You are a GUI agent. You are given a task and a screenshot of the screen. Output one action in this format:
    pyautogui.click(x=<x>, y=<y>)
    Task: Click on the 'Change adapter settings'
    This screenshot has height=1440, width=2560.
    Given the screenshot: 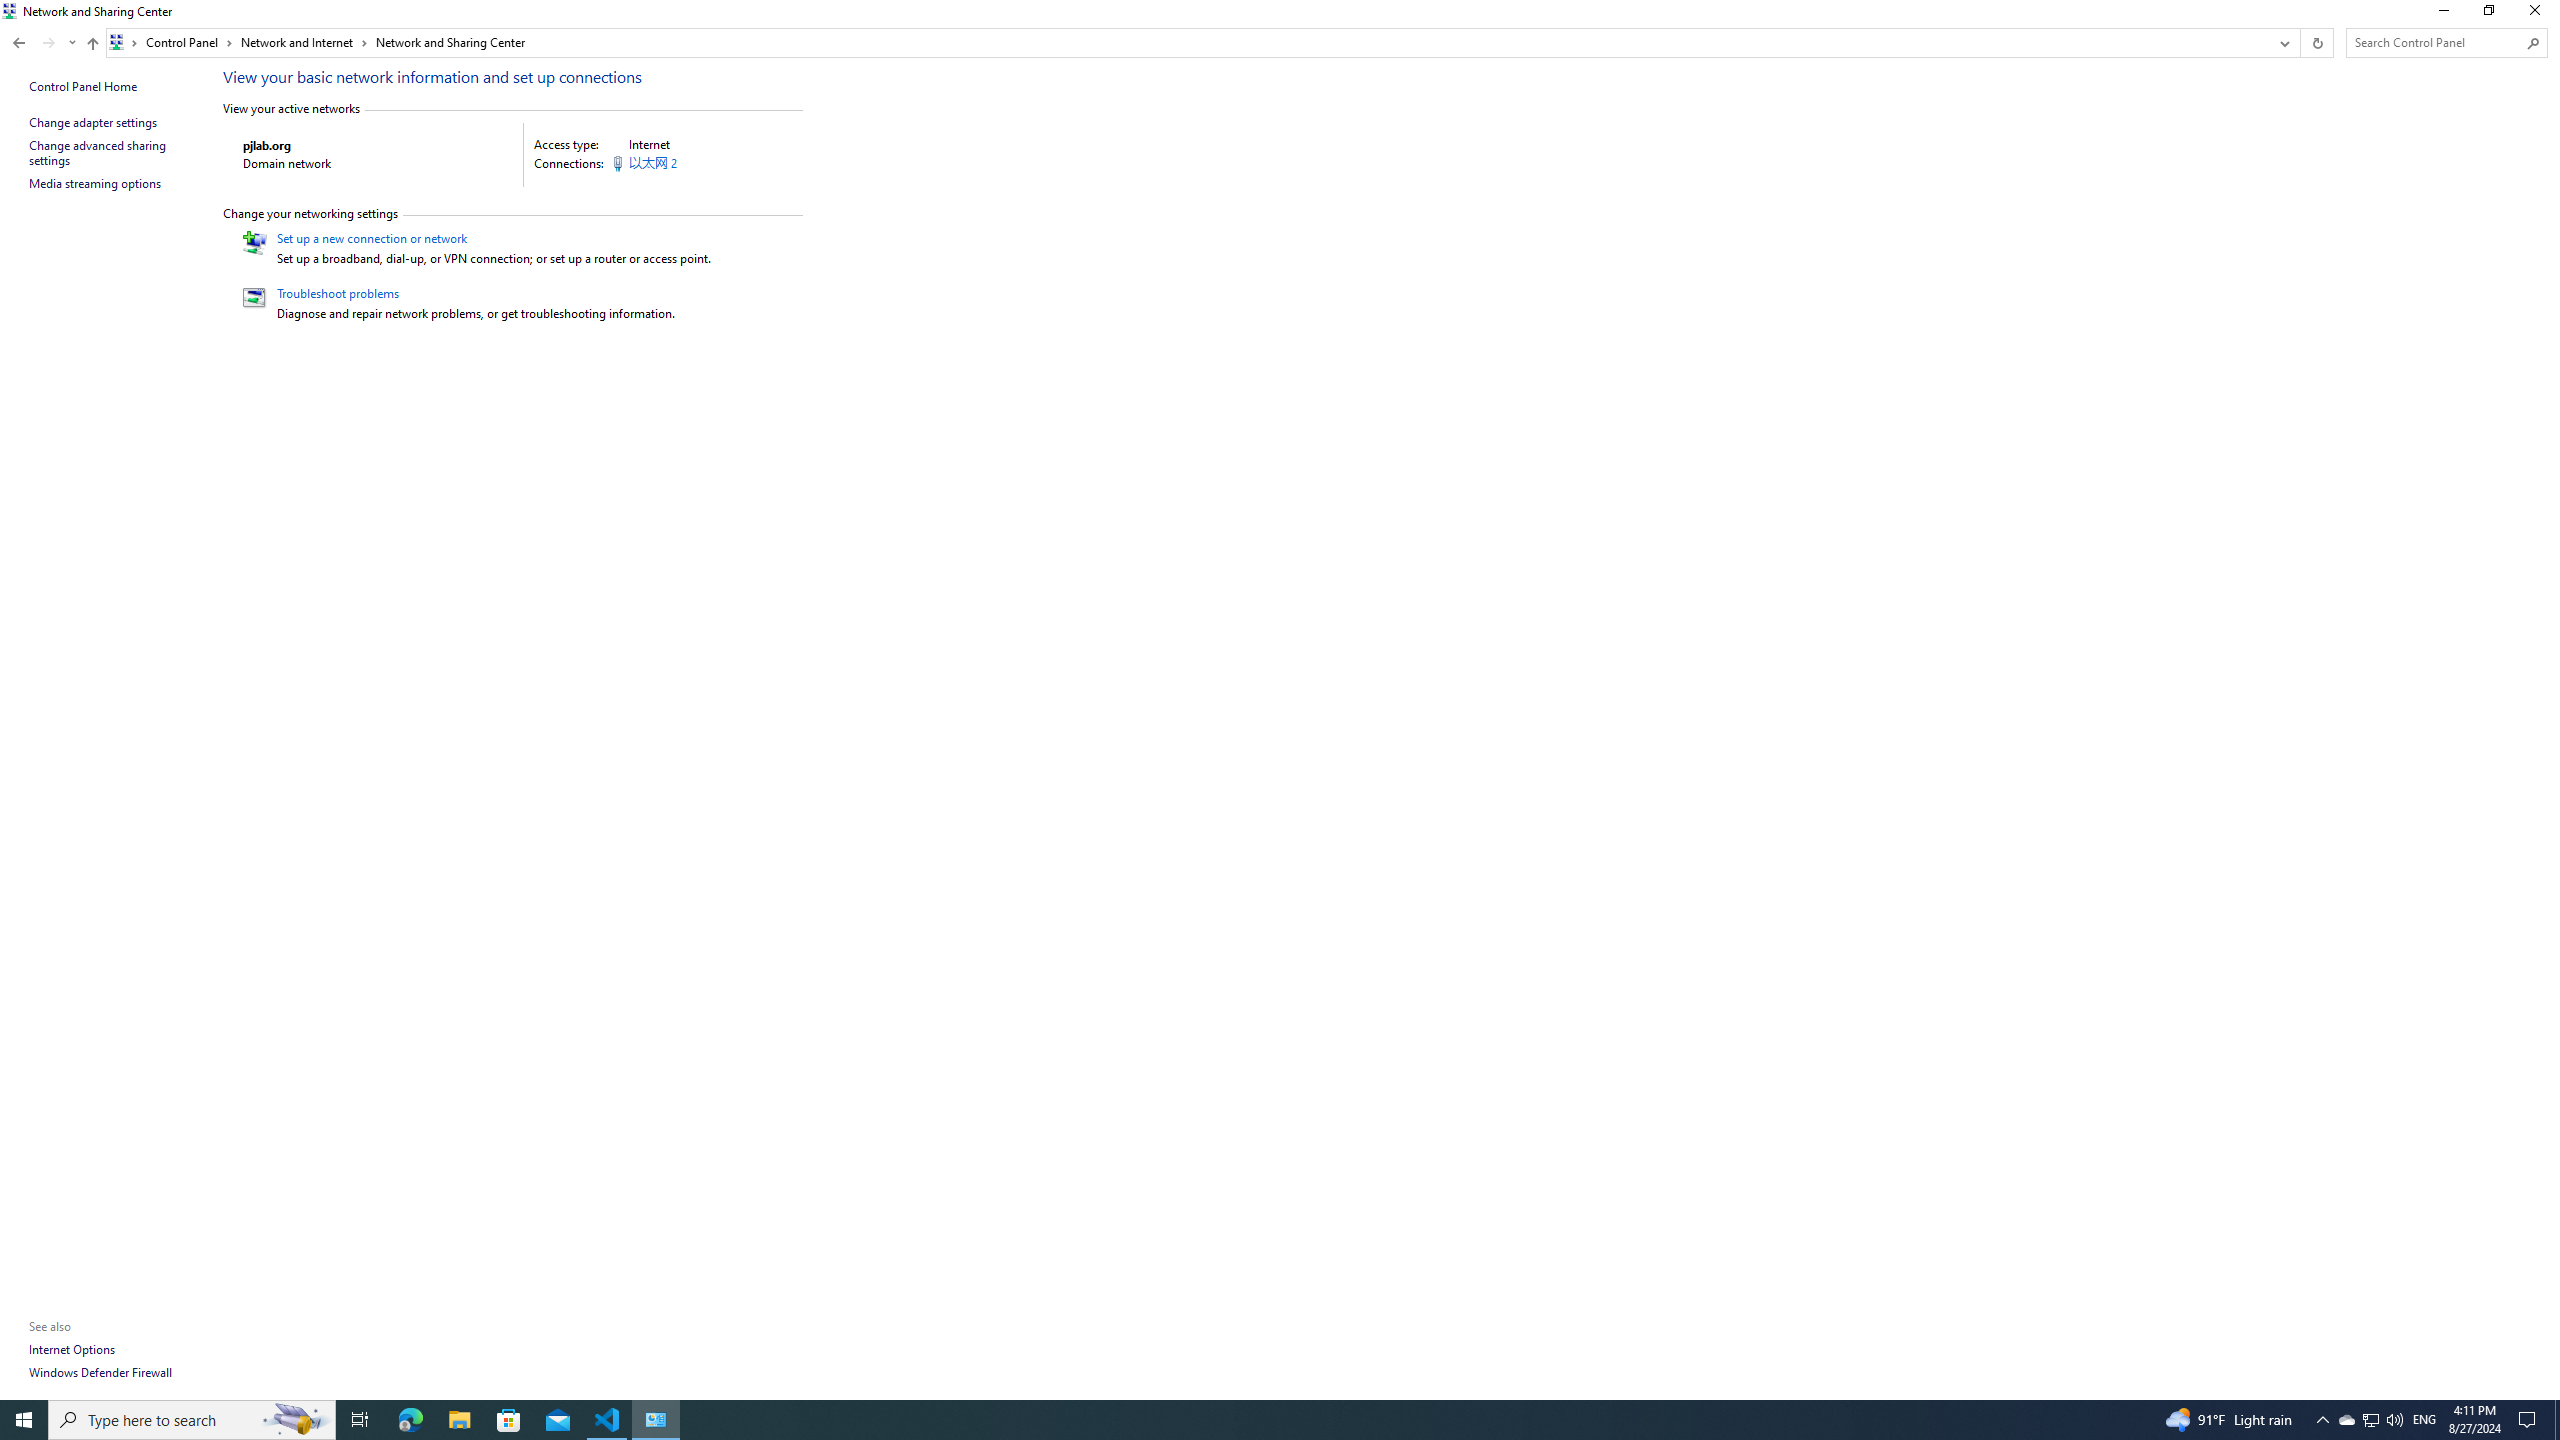 What is the action you would take?
    pyautogui.click(x=93, y=122)
    